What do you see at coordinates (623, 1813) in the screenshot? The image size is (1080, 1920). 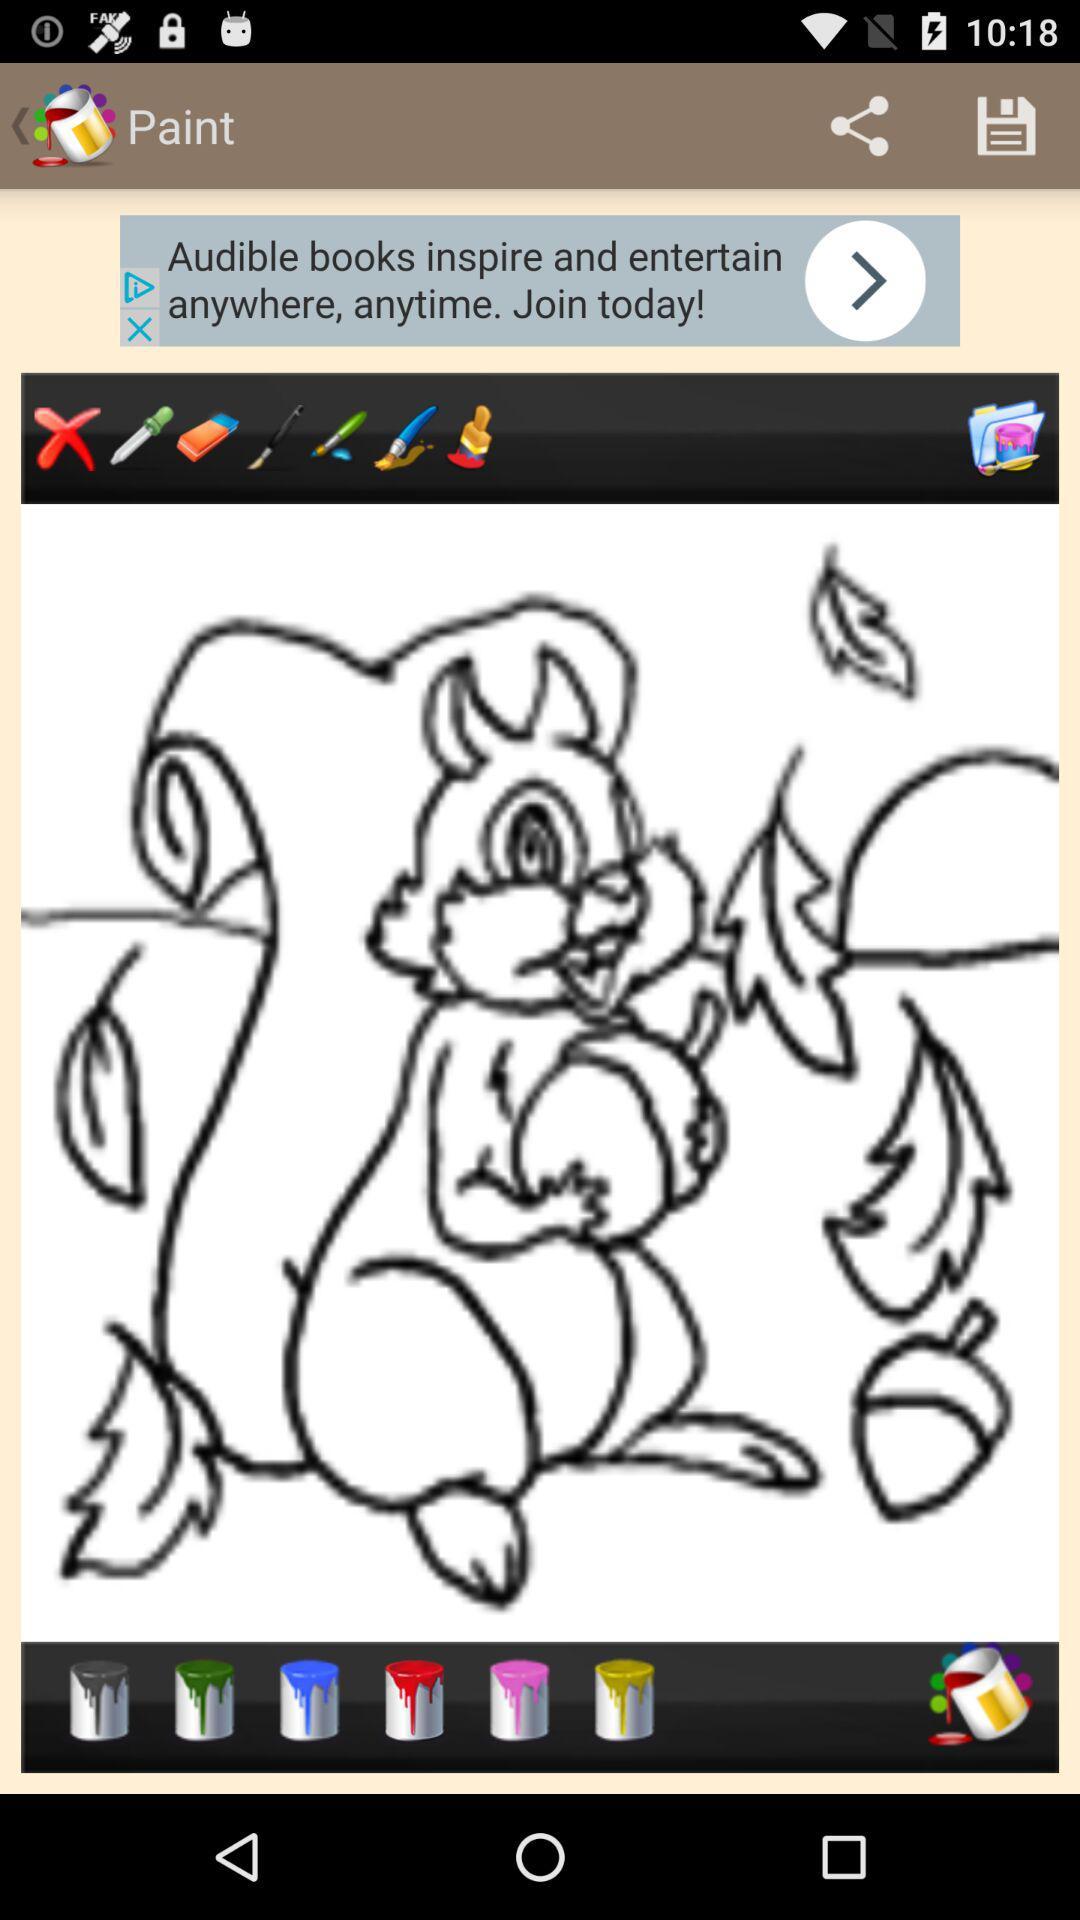 I see `the delete icon` at bounding box center [623, 1813].